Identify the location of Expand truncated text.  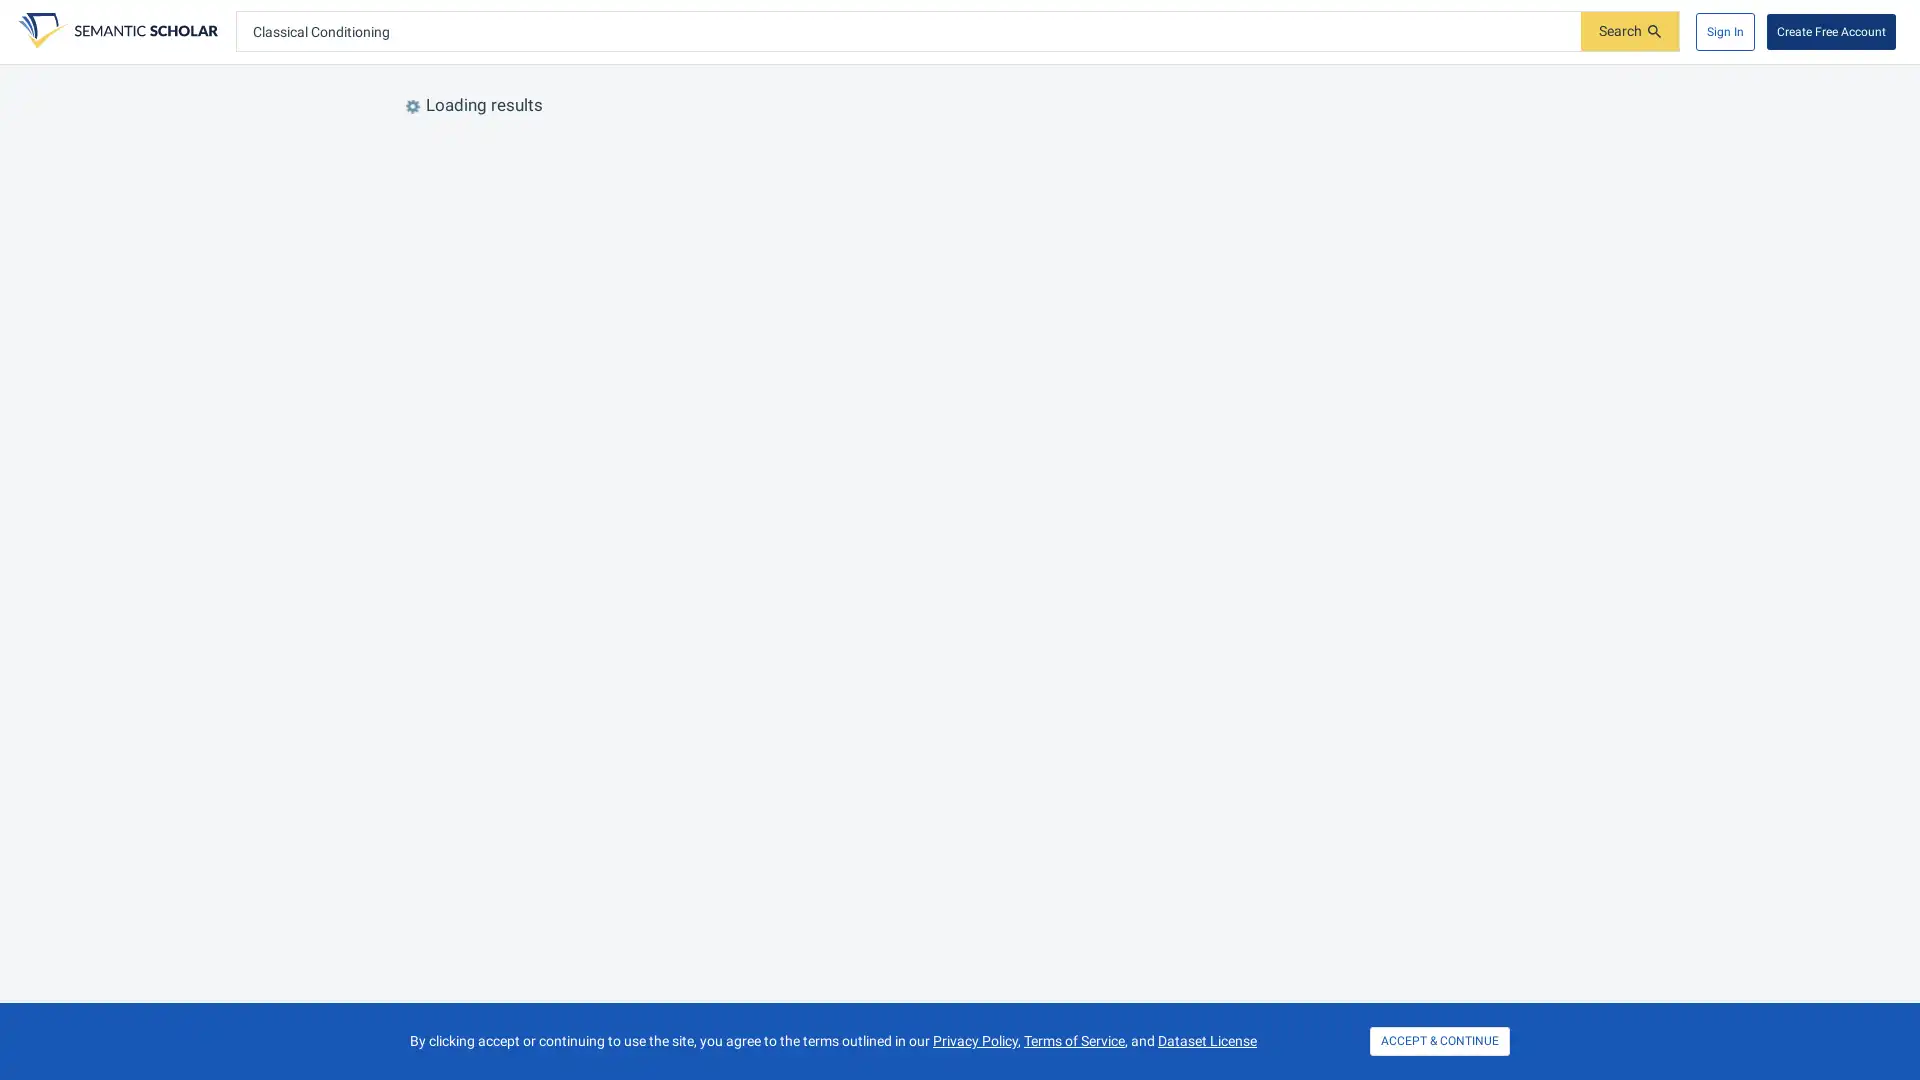
(701, 680).